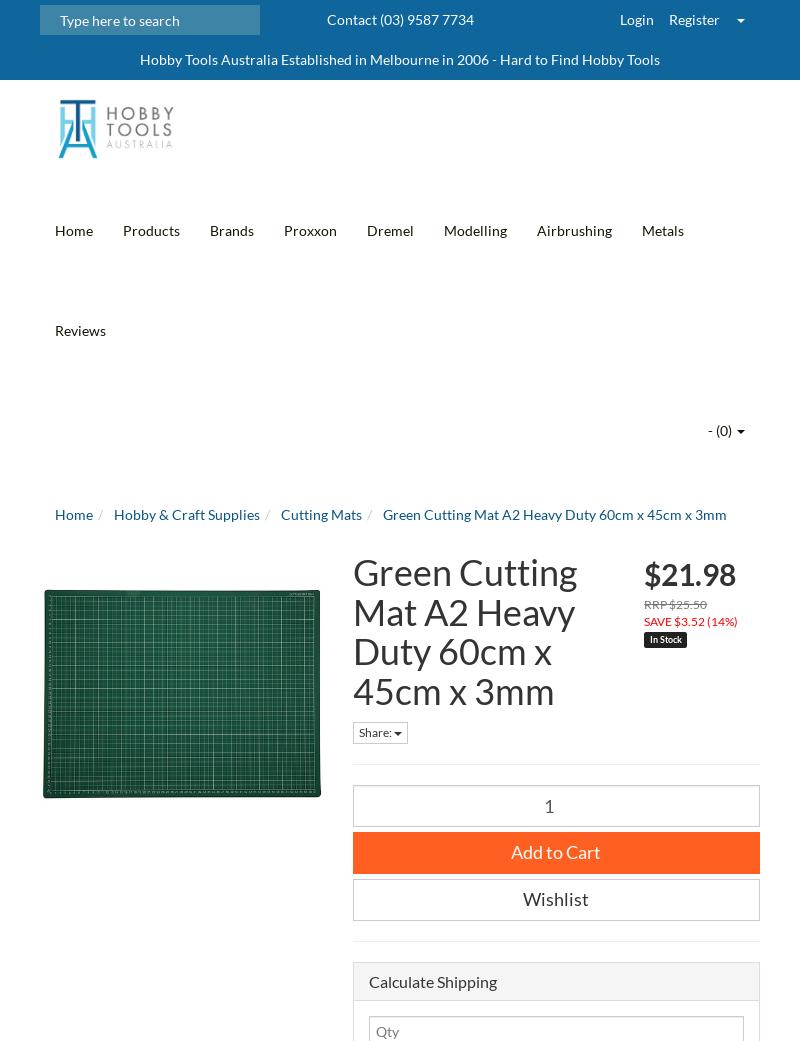 The width and height of the screenshot is (800, 1041). What do you see at coordinates (112, 513) in the screenshot?
I see `'Hobby & Craft Supplies'` at bounding box center [112, 513].